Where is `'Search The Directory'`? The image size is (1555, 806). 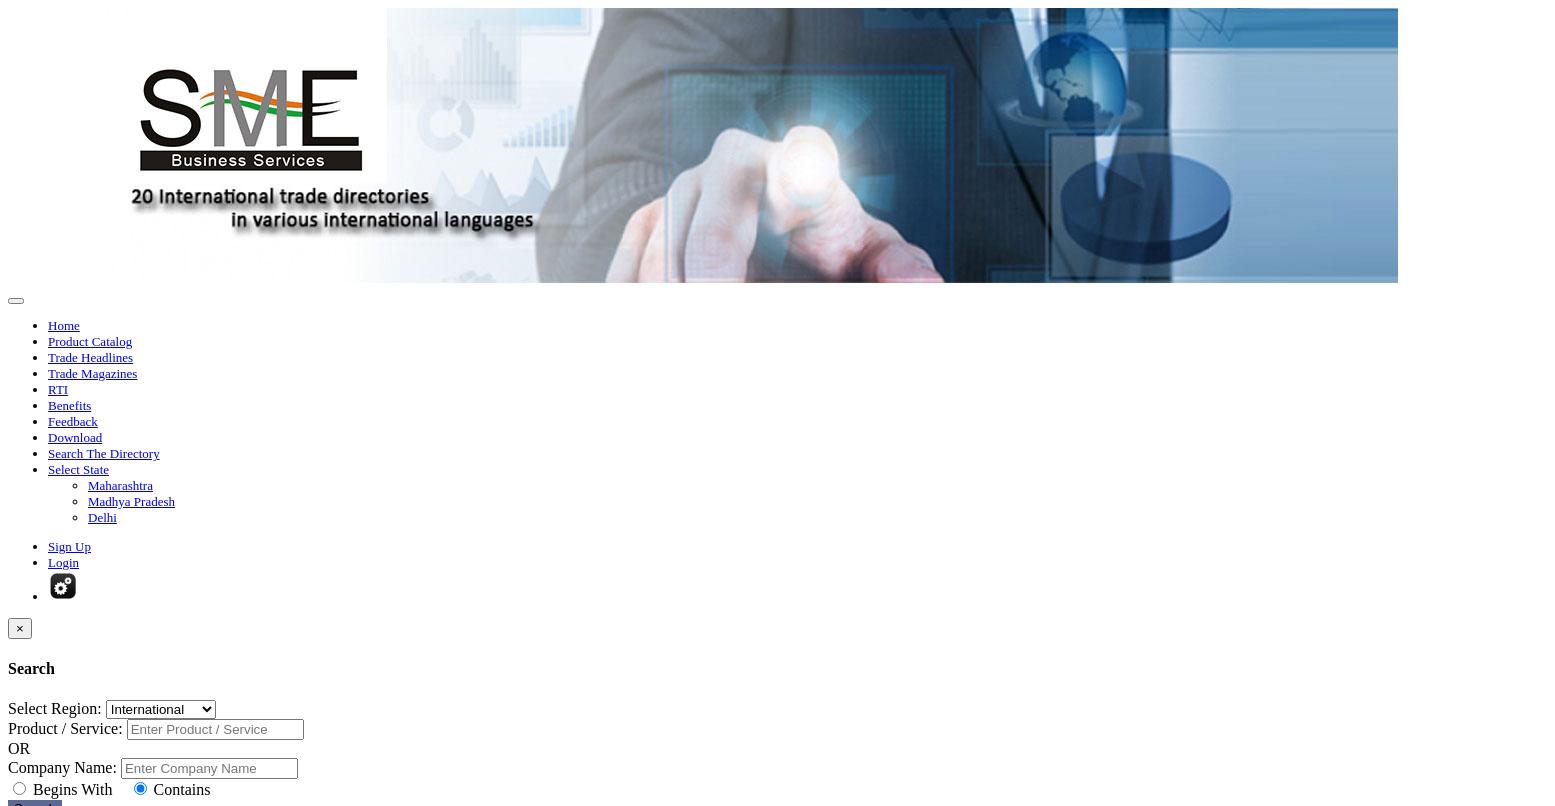 'Search The Directory' is located at coordinates (102, 453).